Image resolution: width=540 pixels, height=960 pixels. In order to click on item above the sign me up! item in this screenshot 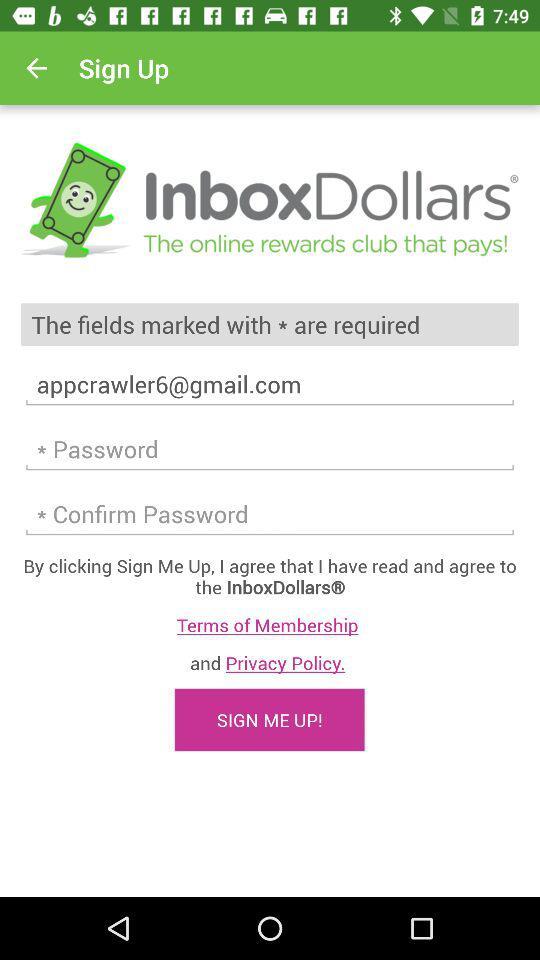, I will do `click(270, 662)`.